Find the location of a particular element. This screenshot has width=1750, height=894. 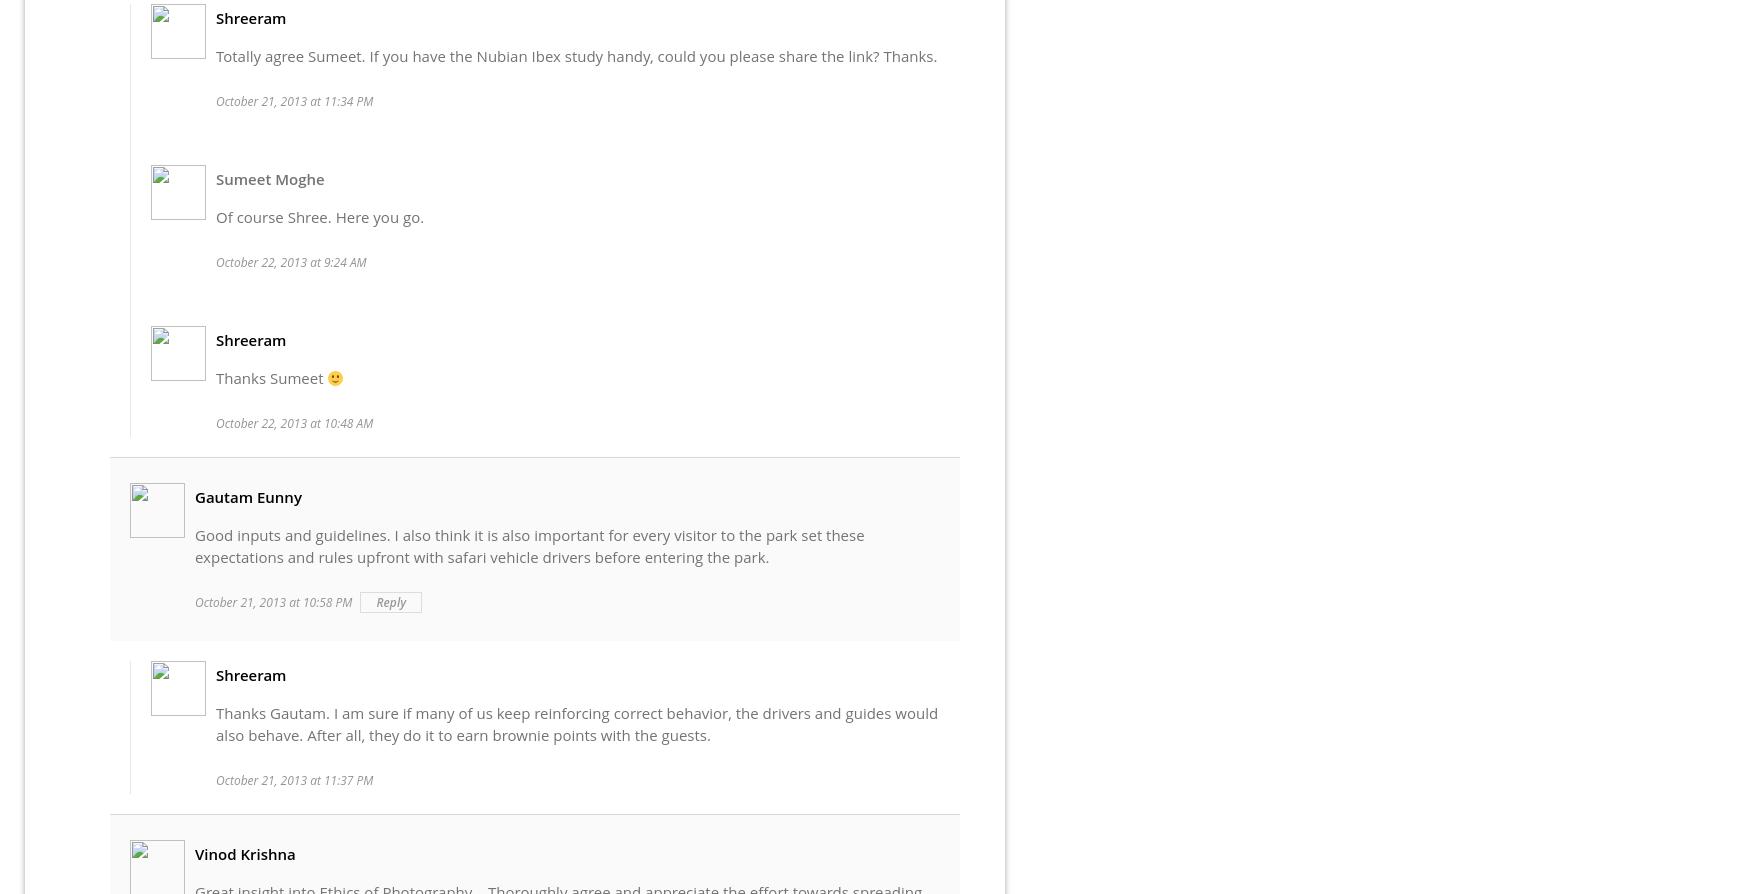

'Good inputs and guidelines. I also think it is also important for every visitor to the park set these expectations and rules upfront with safari vehicle drivers before entering the park.' is located at coordinates (528, 545).